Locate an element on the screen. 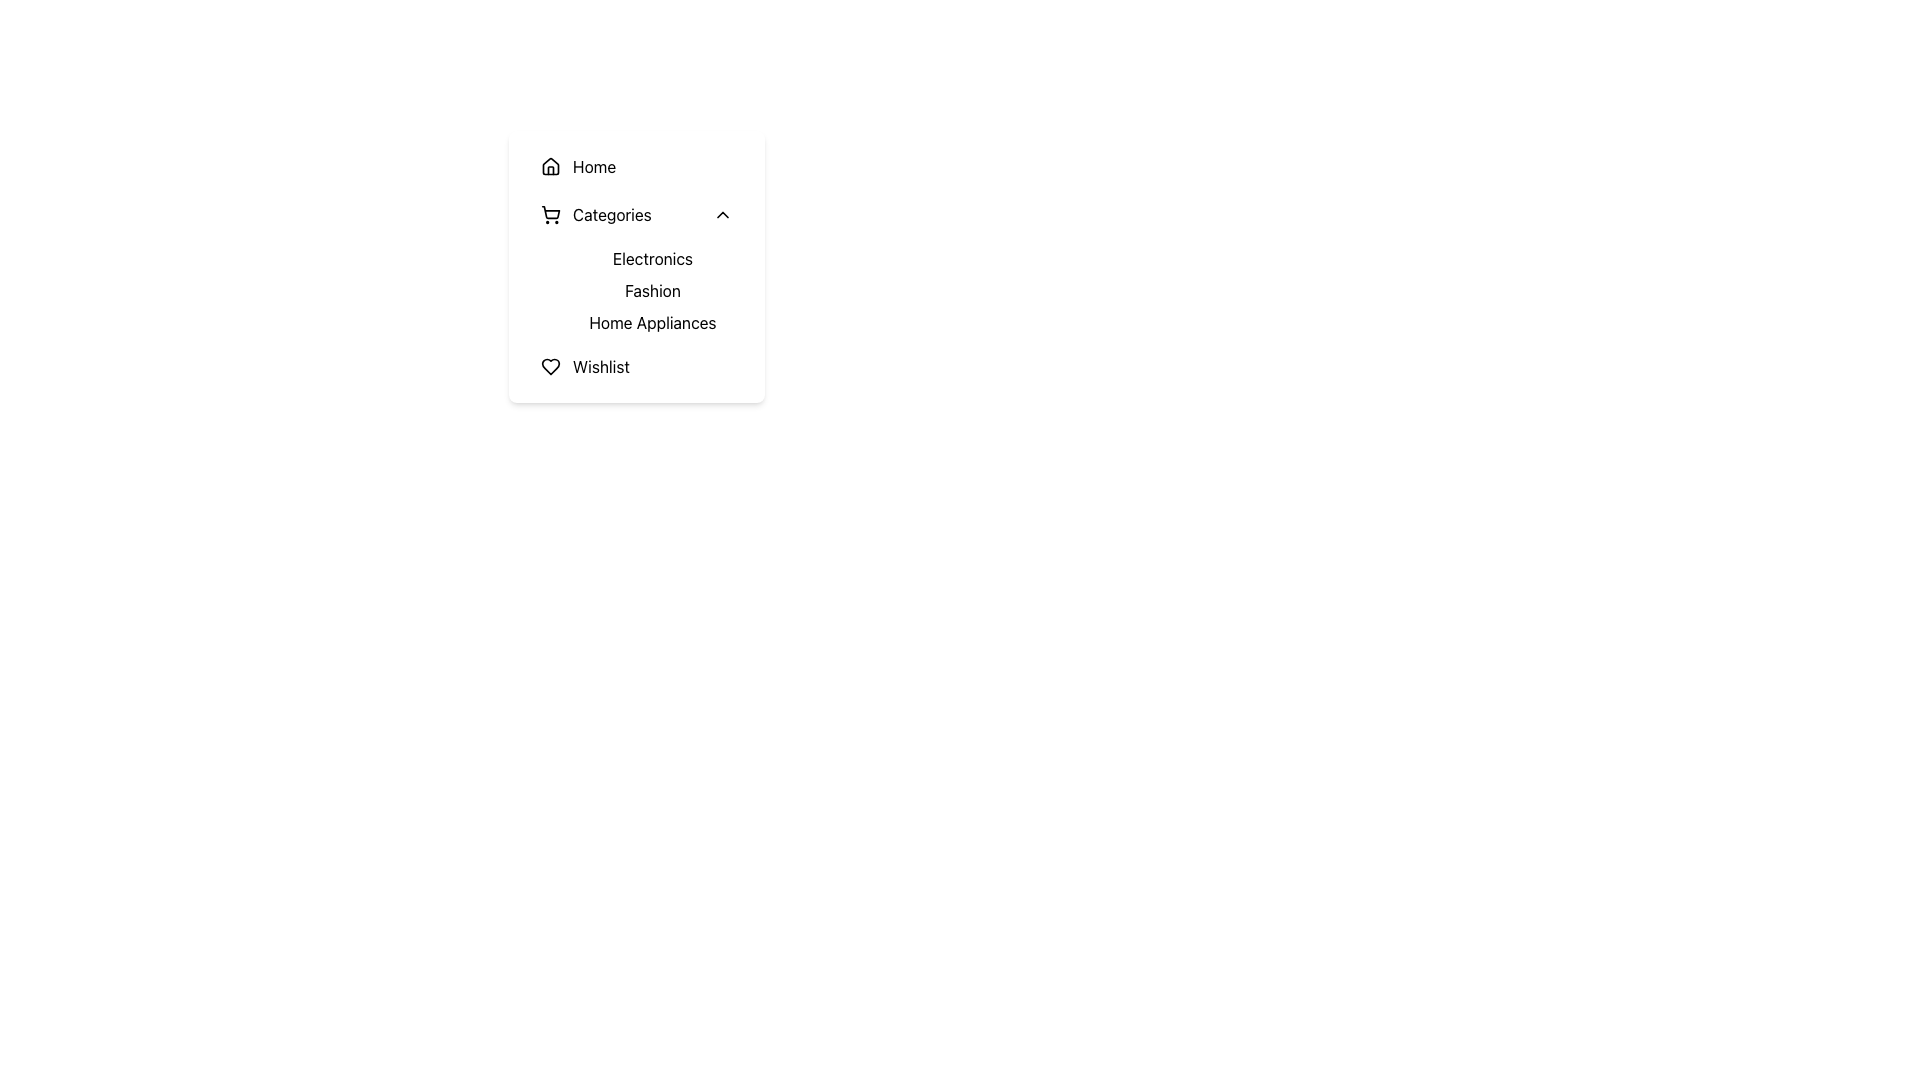  the shopping cart vector icon located beside the 'Categories' text label in the vertical menu layout is located at coordinates (551, 212).